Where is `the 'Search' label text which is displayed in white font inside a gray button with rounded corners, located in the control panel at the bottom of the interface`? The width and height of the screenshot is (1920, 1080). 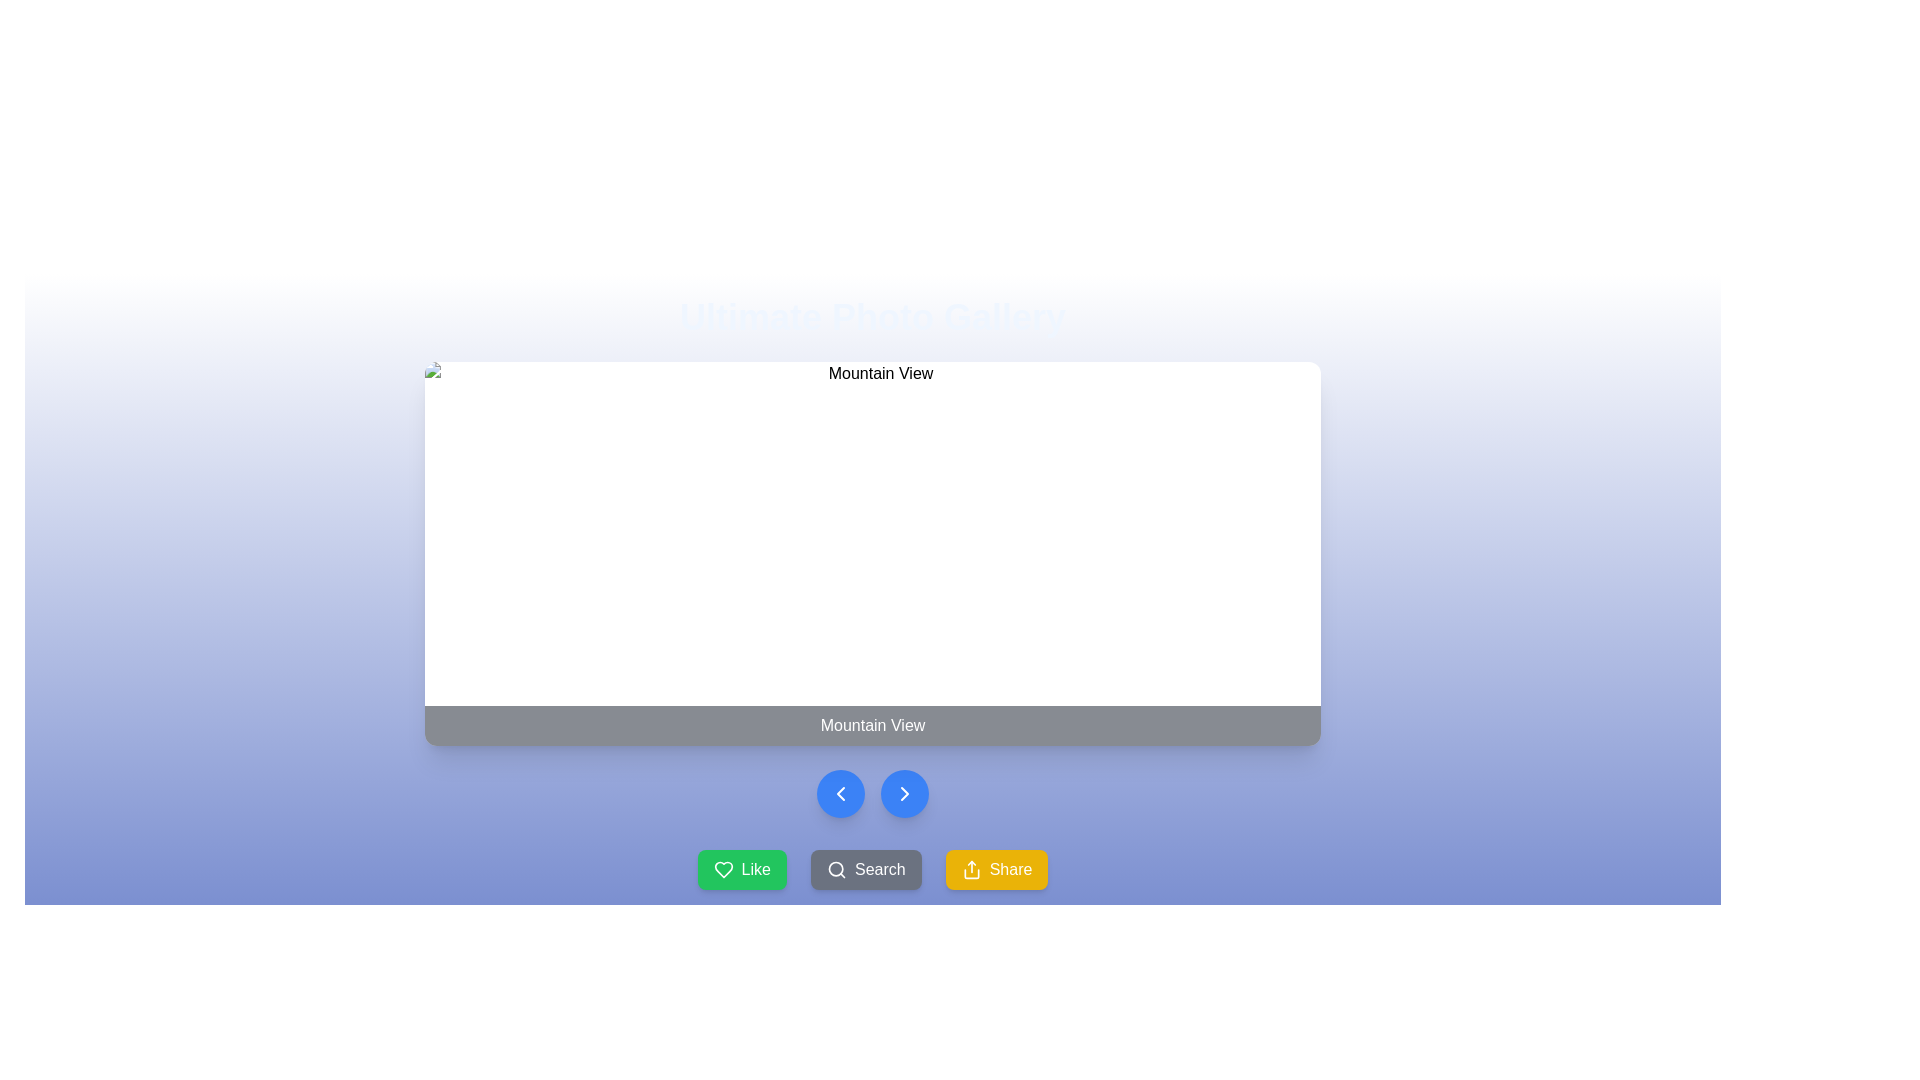
the 'Search' label text which is displayed in white font inside a gray button with rounded corners, located in the control panel at the bottom of the interface is located at coordinates (880, 869).